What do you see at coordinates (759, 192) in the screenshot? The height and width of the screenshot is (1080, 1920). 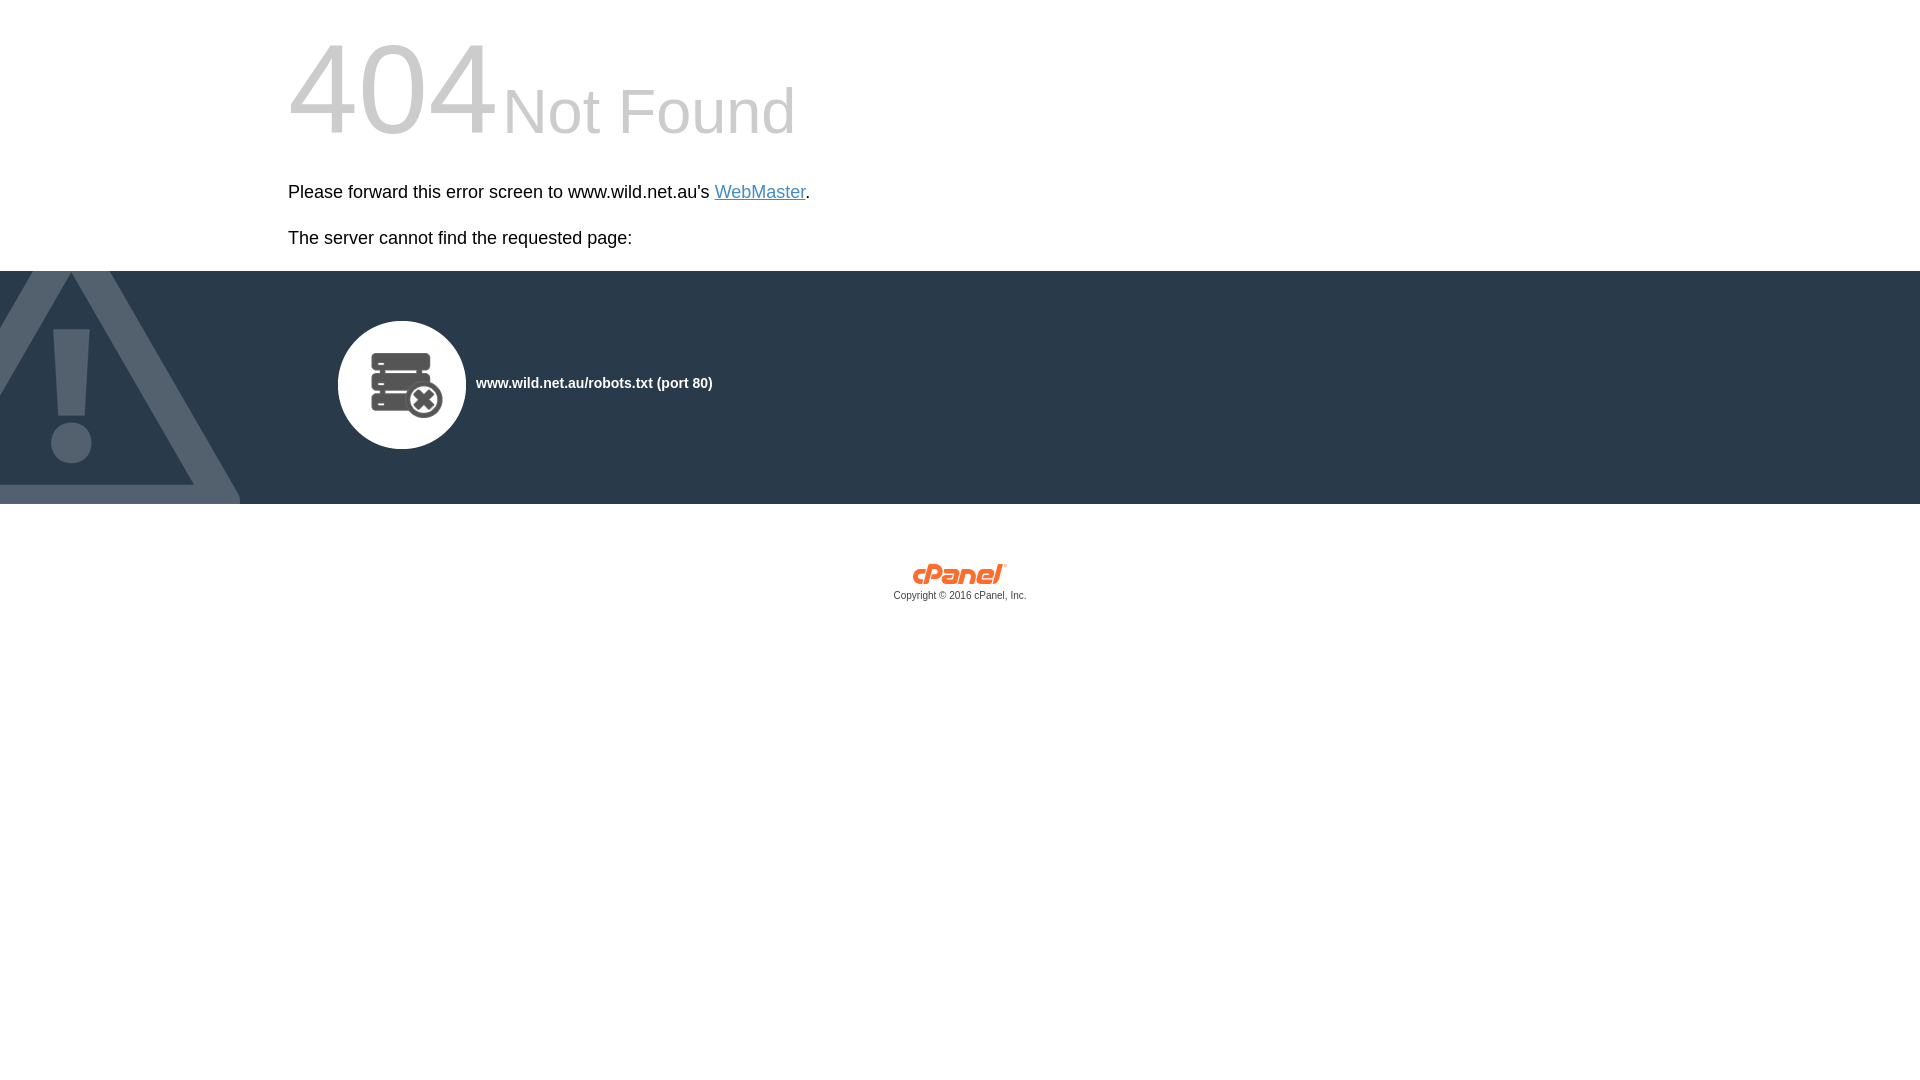 I see `'WebMaster'` at bounding box center [759, 192].